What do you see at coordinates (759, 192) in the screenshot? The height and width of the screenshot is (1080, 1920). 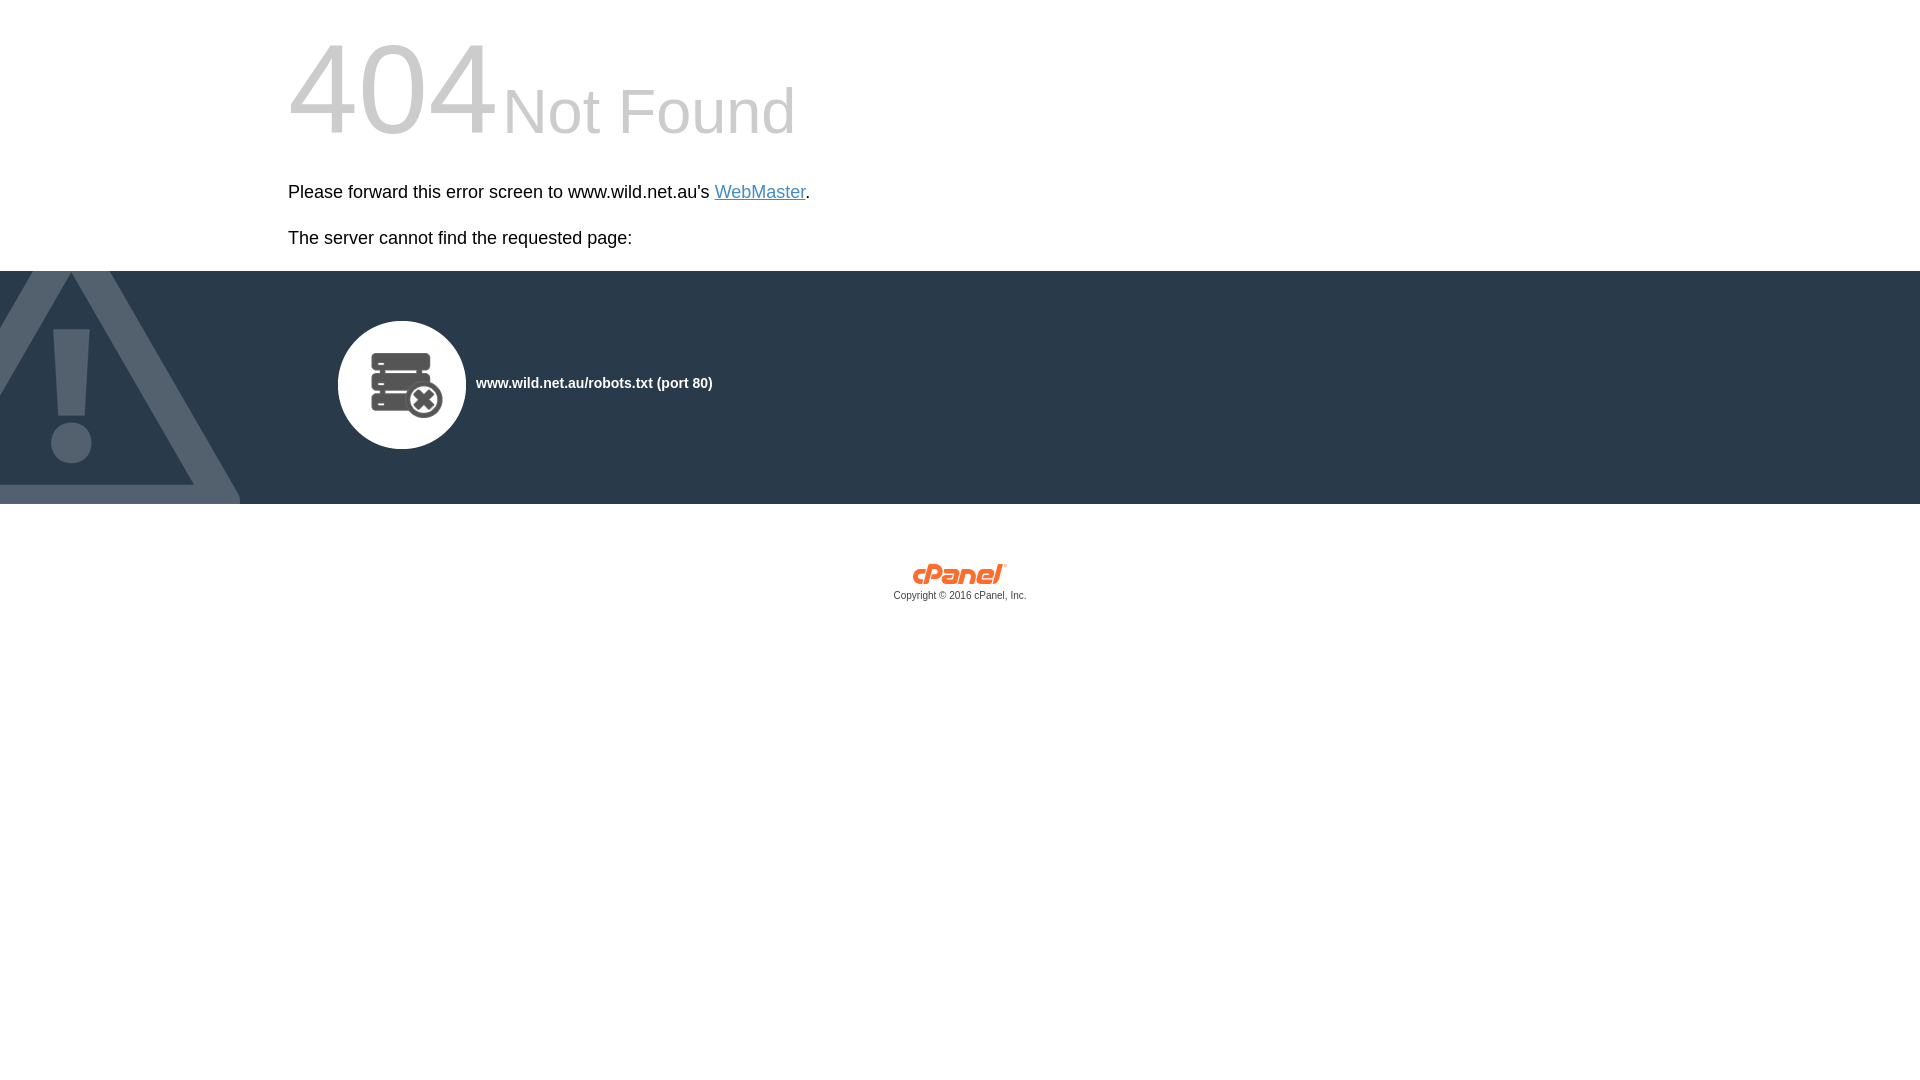 I see `'WebMaster'` at bounding box center [759, 192].